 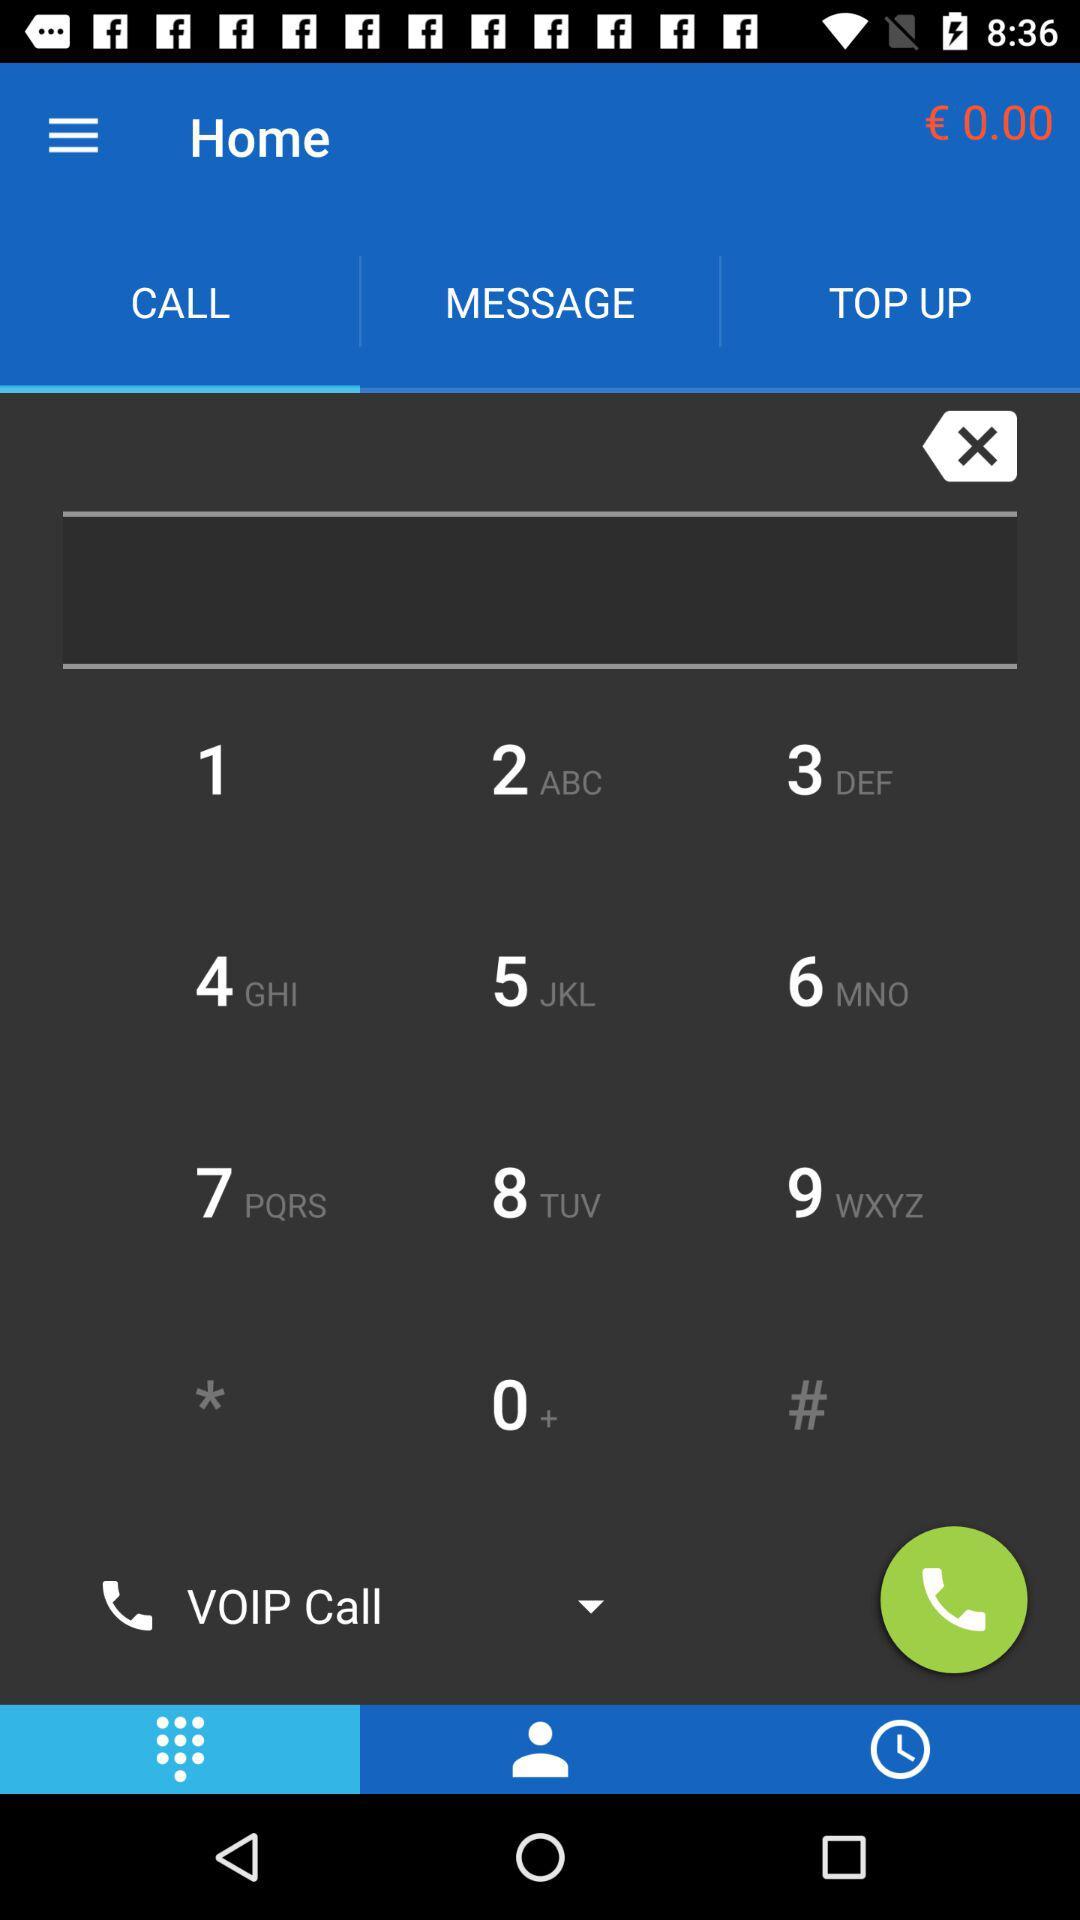 I want to click on the avatar icon, so click(x=540, y=1748).